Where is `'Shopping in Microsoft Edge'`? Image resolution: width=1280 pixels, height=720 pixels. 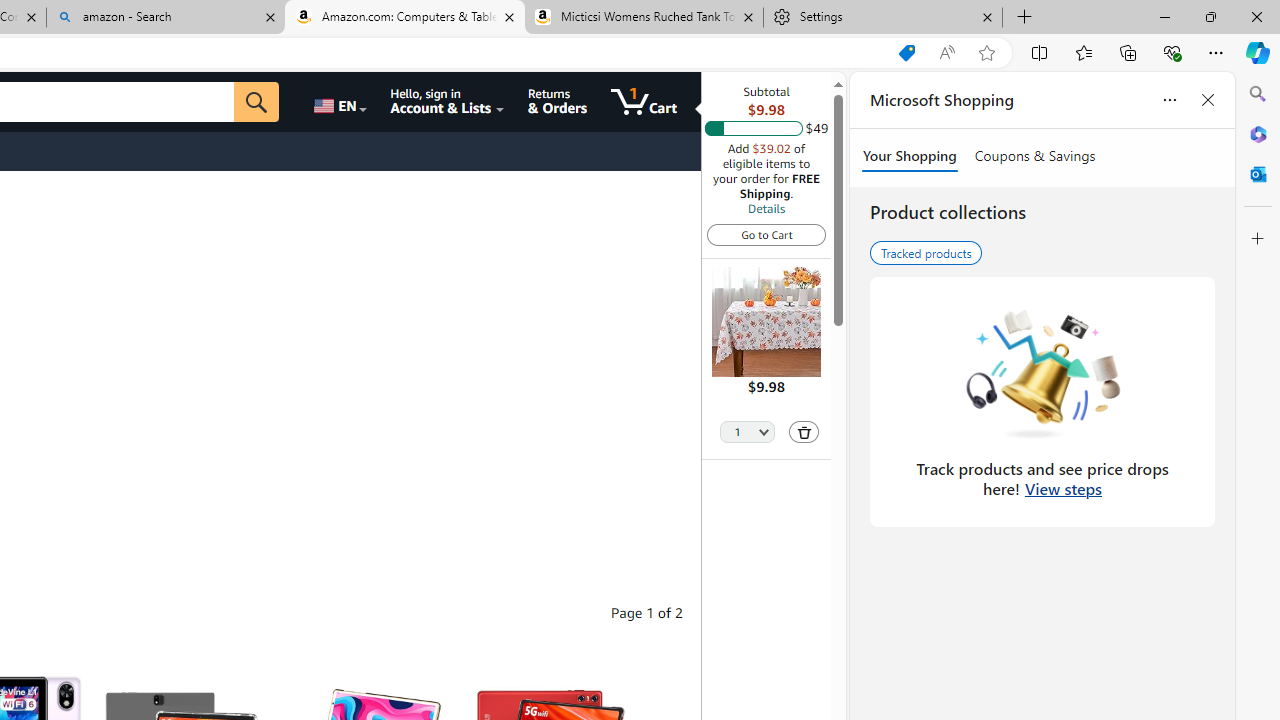
'Shopping in Microsoft Edge' is located at coordinates (905, 52).